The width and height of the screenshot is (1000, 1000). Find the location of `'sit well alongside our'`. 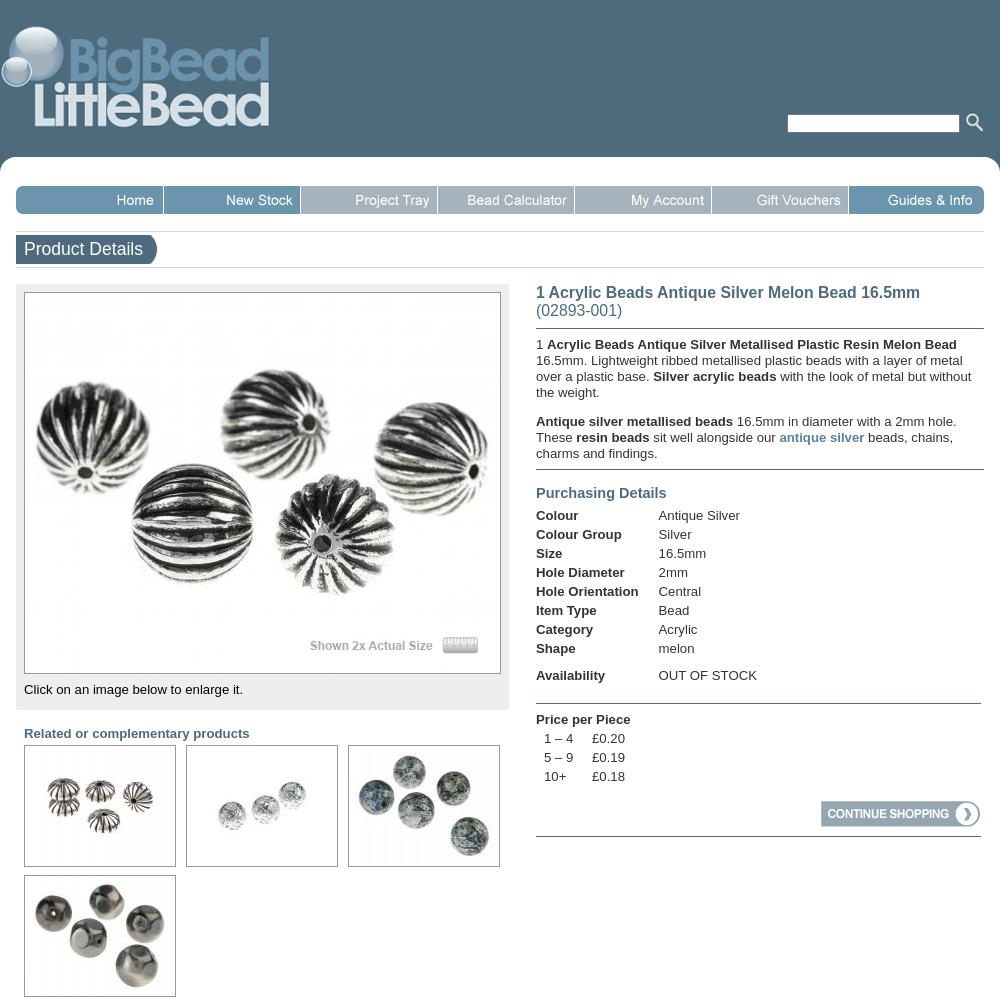

'sit well alongside our' is located at coordinates (713, 436).